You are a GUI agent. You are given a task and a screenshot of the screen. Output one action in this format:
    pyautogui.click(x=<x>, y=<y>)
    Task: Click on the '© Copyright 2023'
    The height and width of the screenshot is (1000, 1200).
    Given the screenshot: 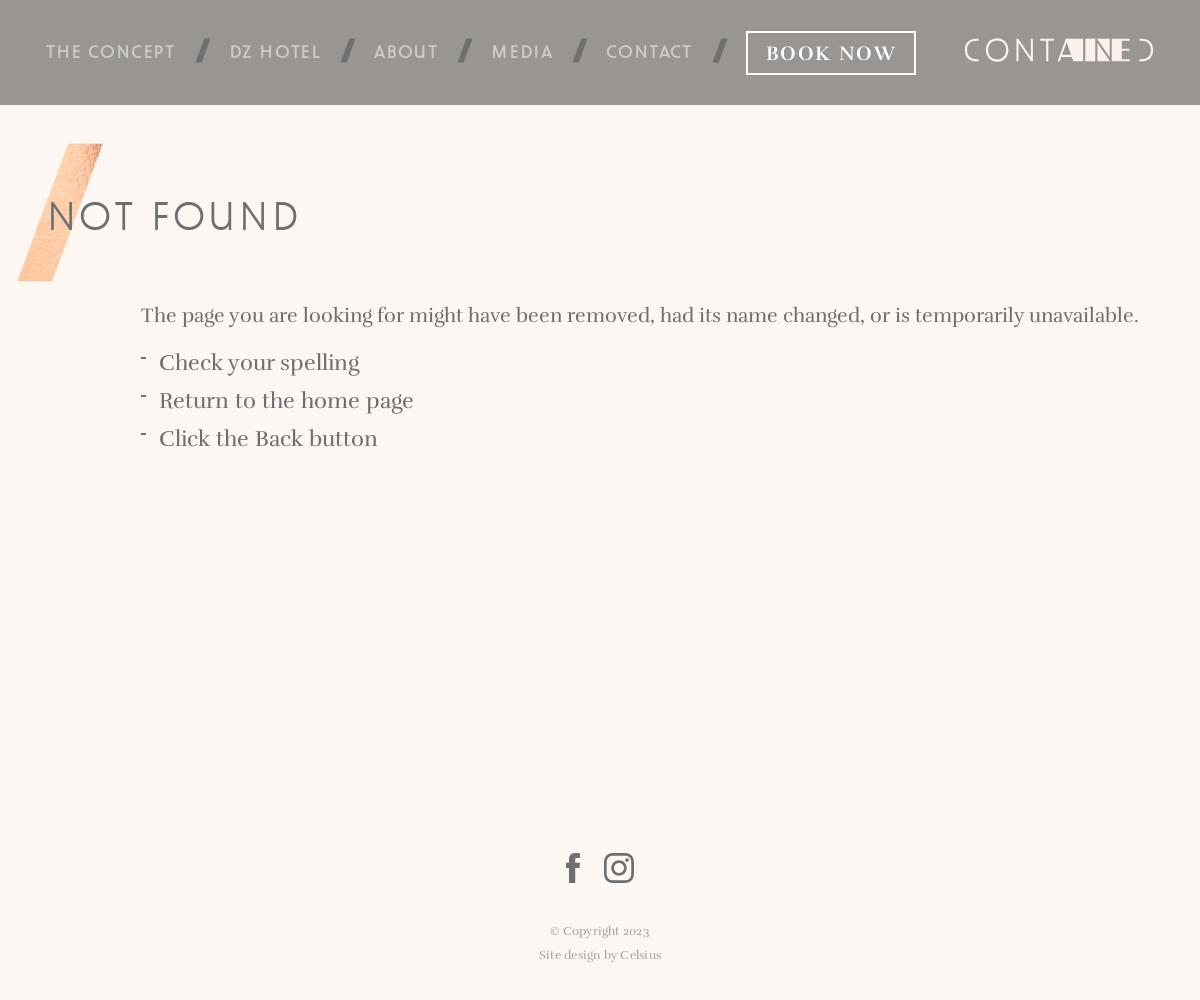 What is the action you would take?
    pyautogui.click(x=548, y=931)
    